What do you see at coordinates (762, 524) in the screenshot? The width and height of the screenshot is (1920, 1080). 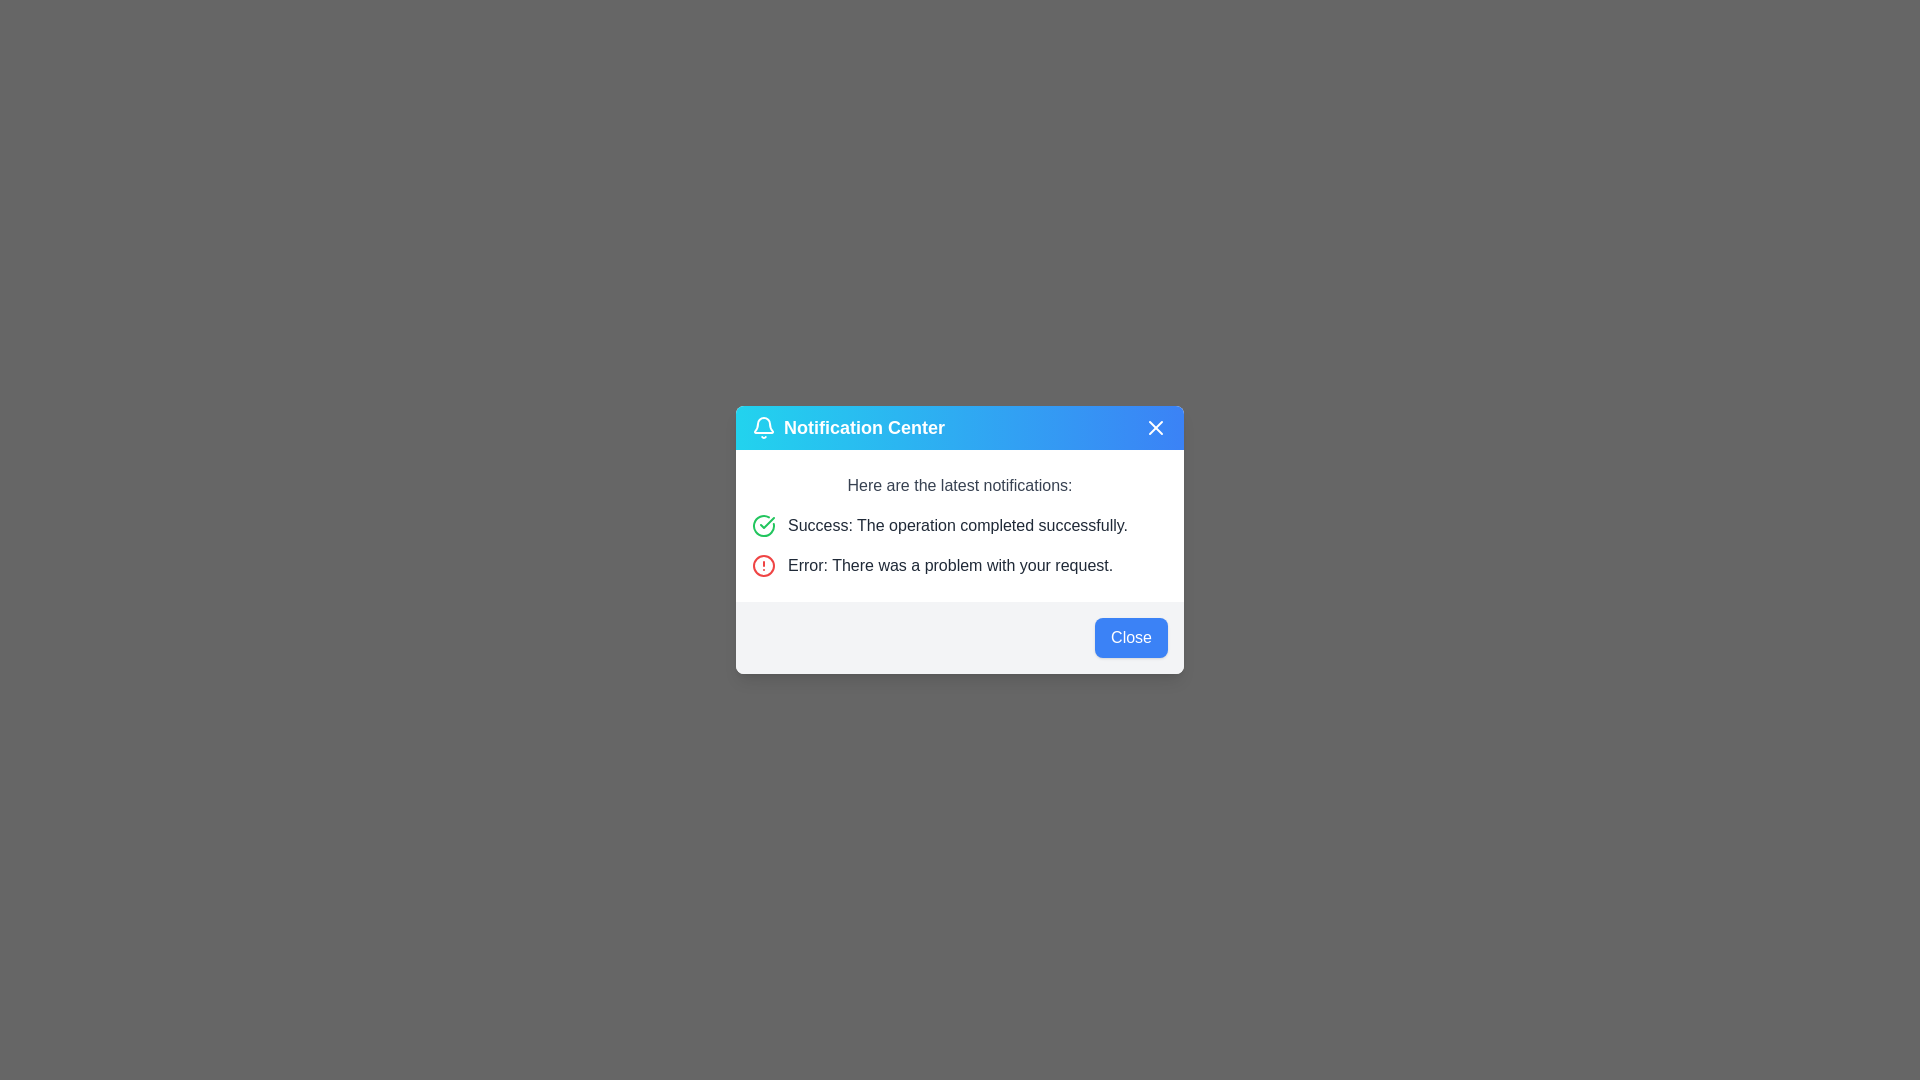 I see `the Decorative SVG icon that represents a checkmark in the success message row, located to the left of the text 'Success: The operation completed successfully.'` at bounding box center [762, 524].